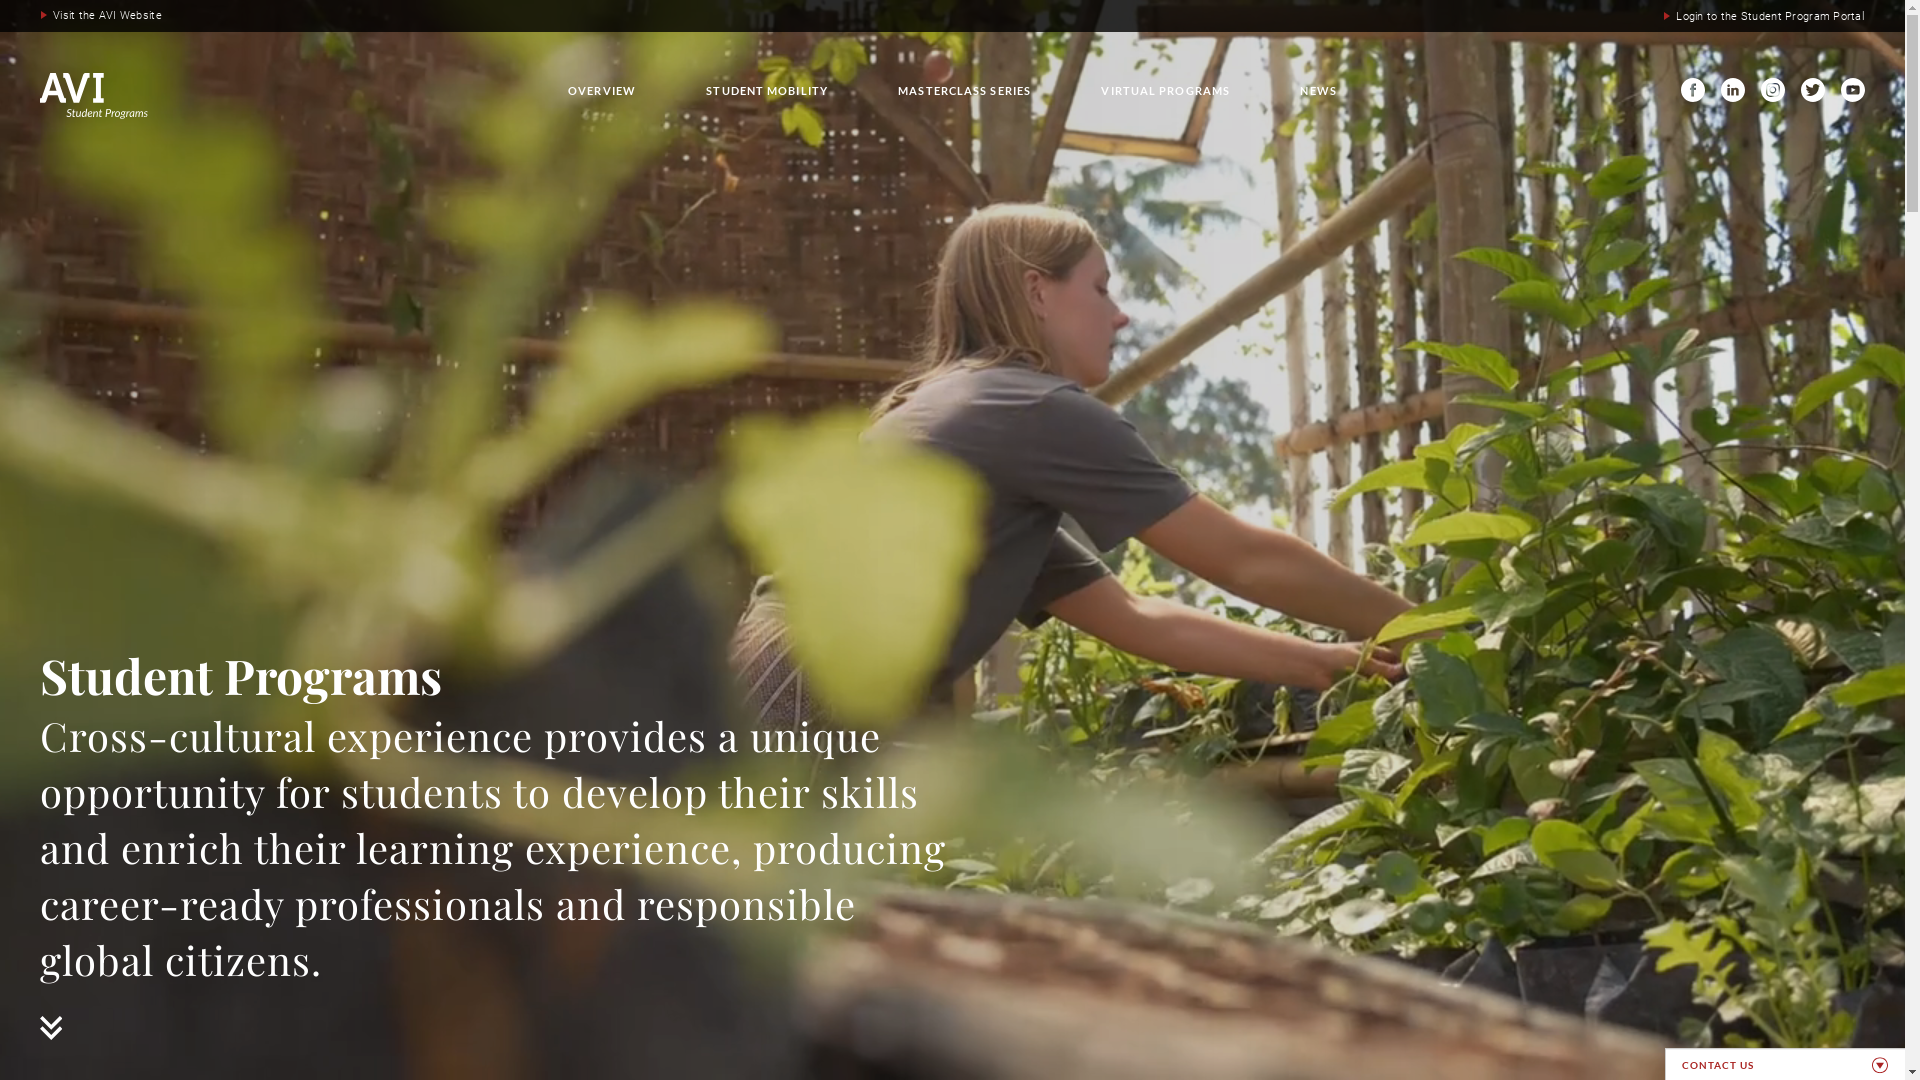 The image size is (1920, 1080). Describe the element at coordinates (1761, 88) in the screenshot. I see `'Instagram'` at that location.